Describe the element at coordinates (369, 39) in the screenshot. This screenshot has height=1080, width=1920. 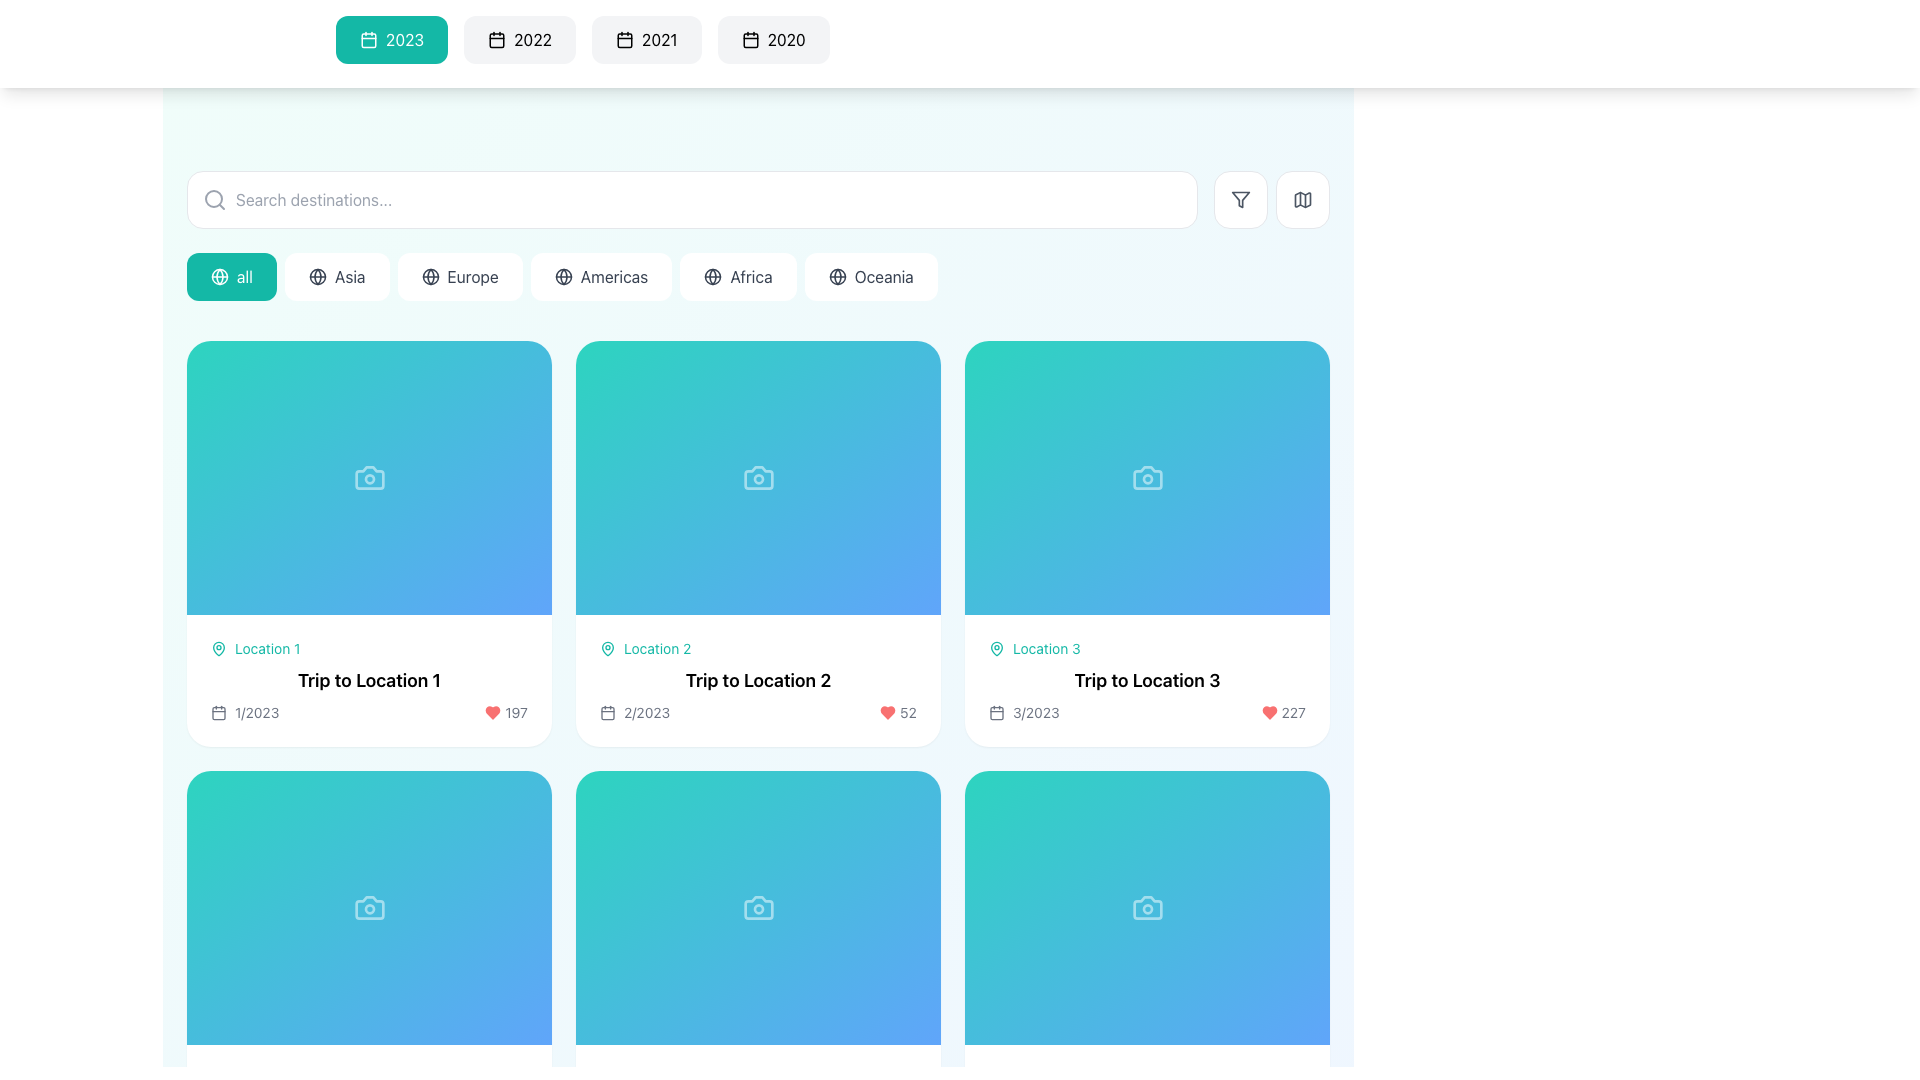
I see `the calendar icon located within the button labeled '2023'` at that location.